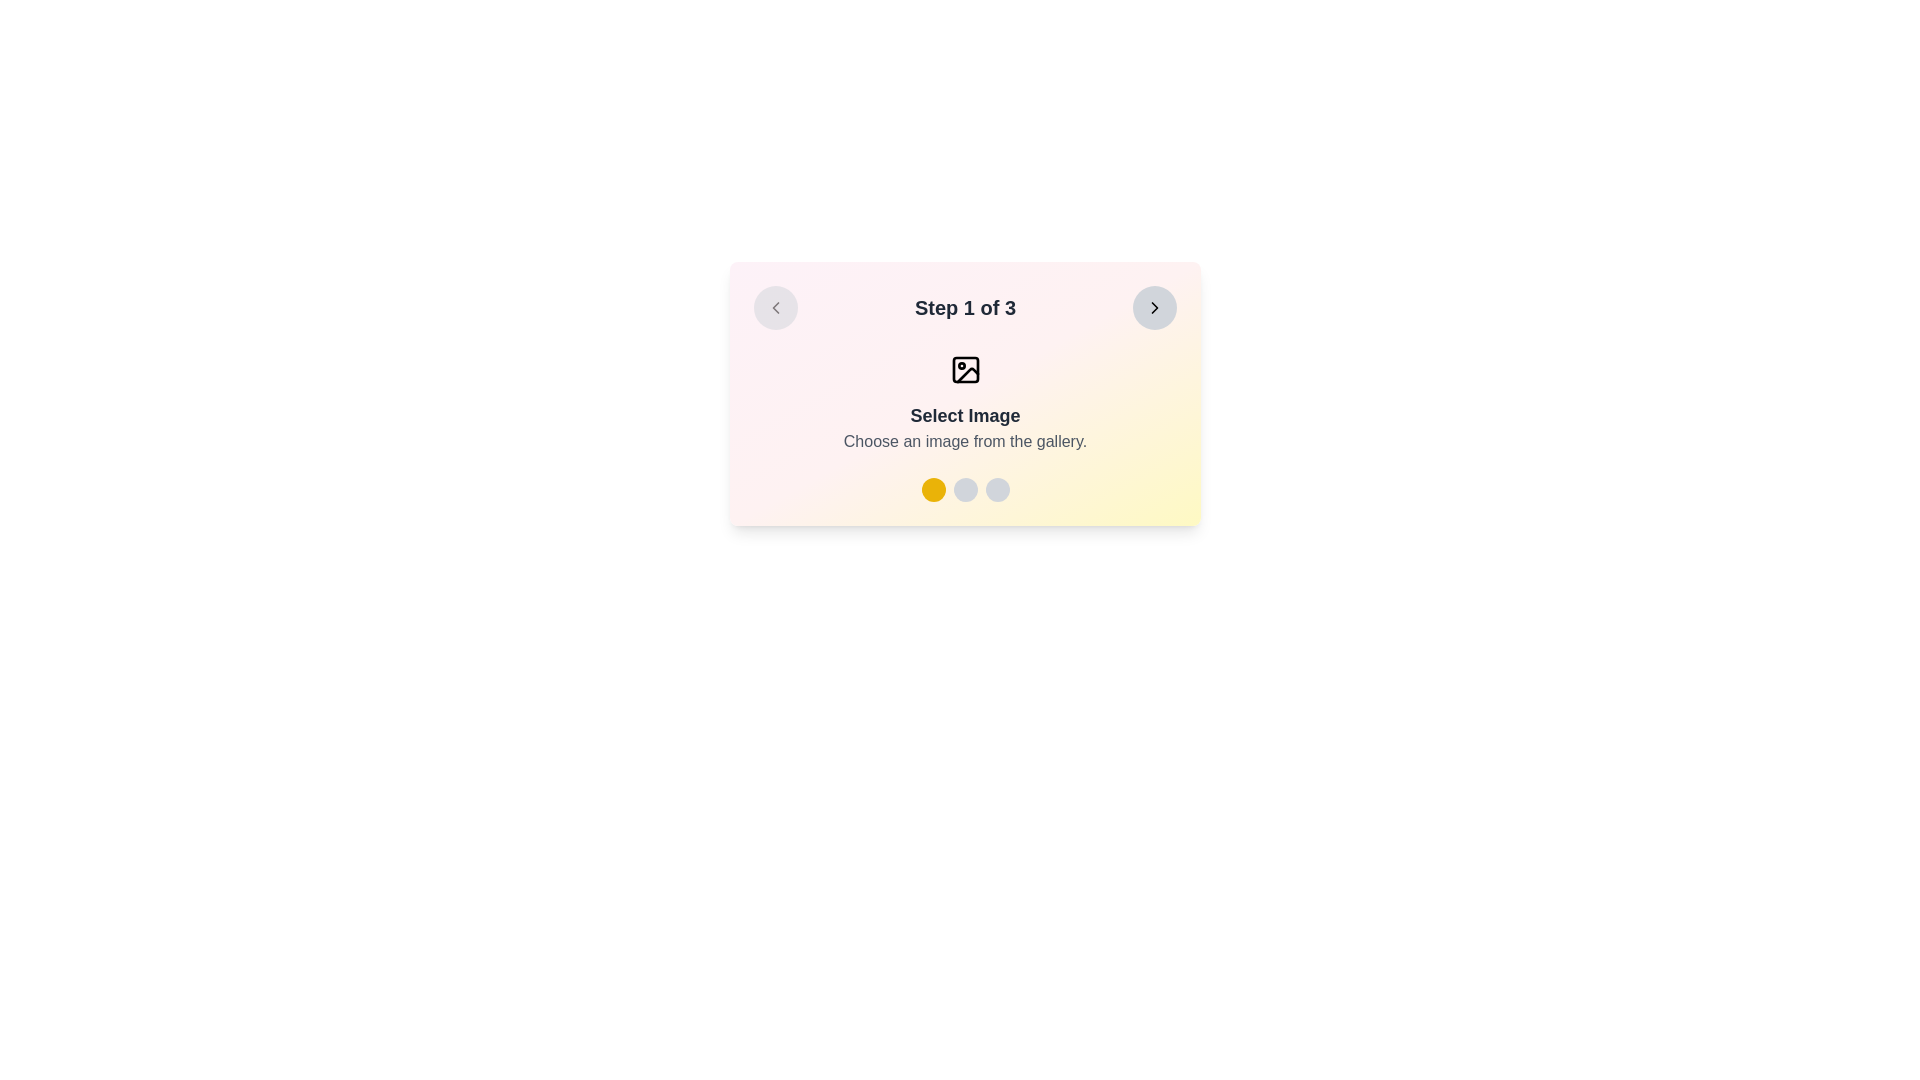  What do you see at coordinates (932, 489) in the screenshot?
I see `the first circular button with a yellow background located slightly below the main text area` at bounding box center [932, 489].